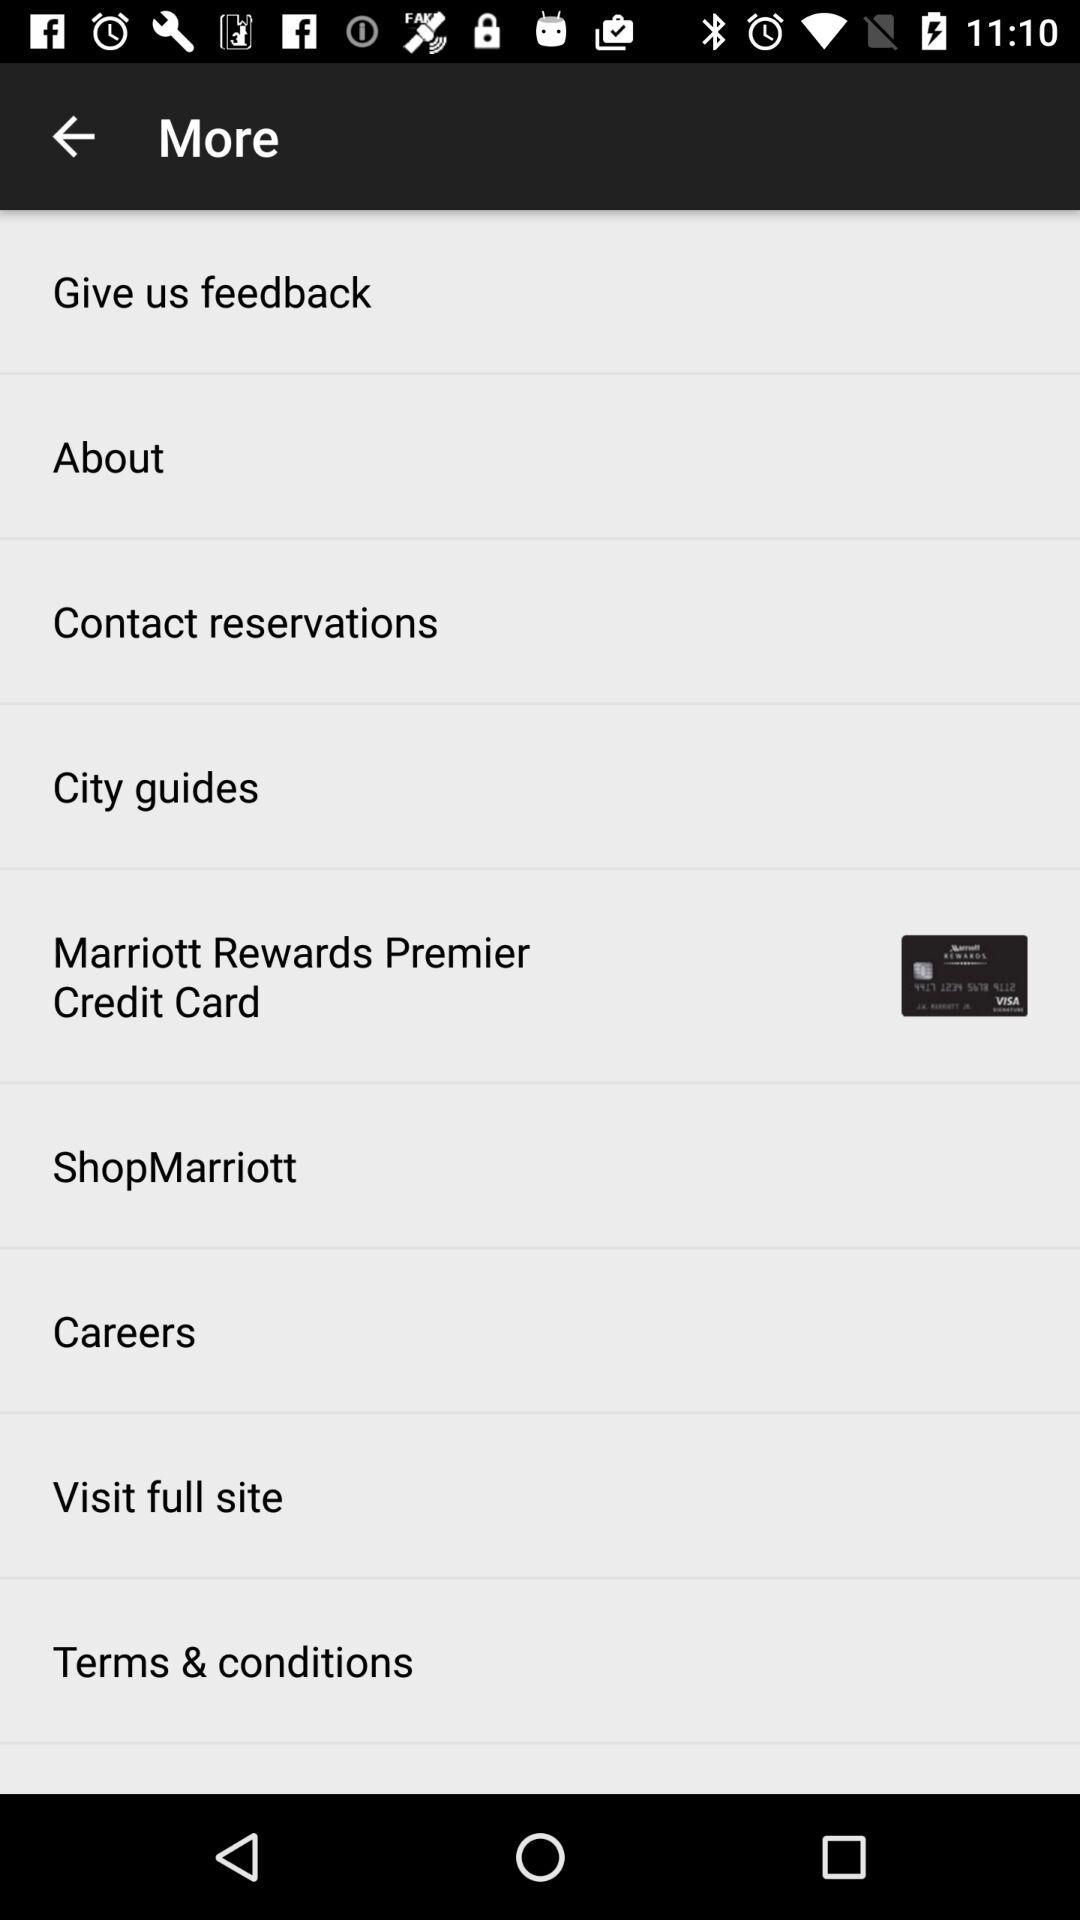  I want to click on item above the city guides, so click(244, 619).